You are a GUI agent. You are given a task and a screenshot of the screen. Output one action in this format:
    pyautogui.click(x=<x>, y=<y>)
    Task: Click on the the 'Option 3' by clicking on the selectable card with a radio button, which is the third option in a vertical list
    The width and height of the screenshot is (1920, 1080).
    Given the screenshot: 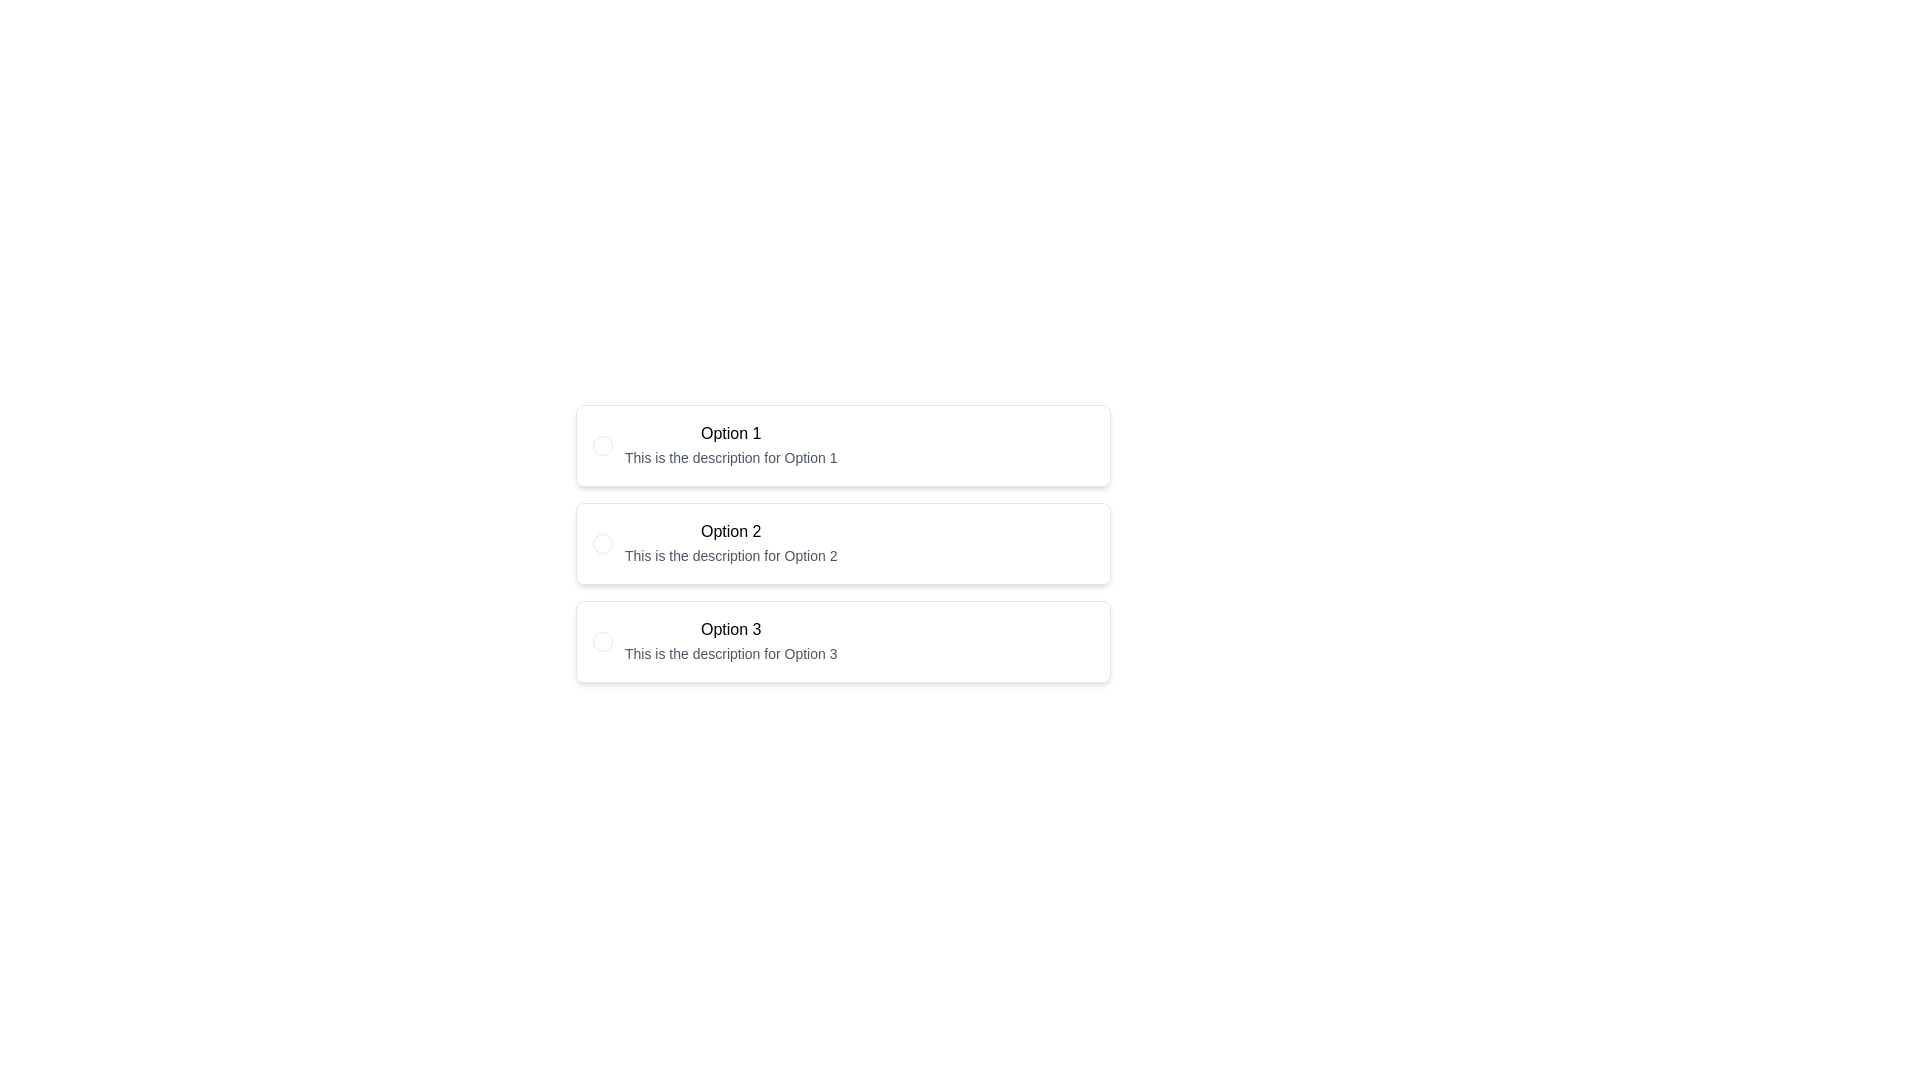 What is the action you would take?
    pyautogui.click(x=843, y=641)
    